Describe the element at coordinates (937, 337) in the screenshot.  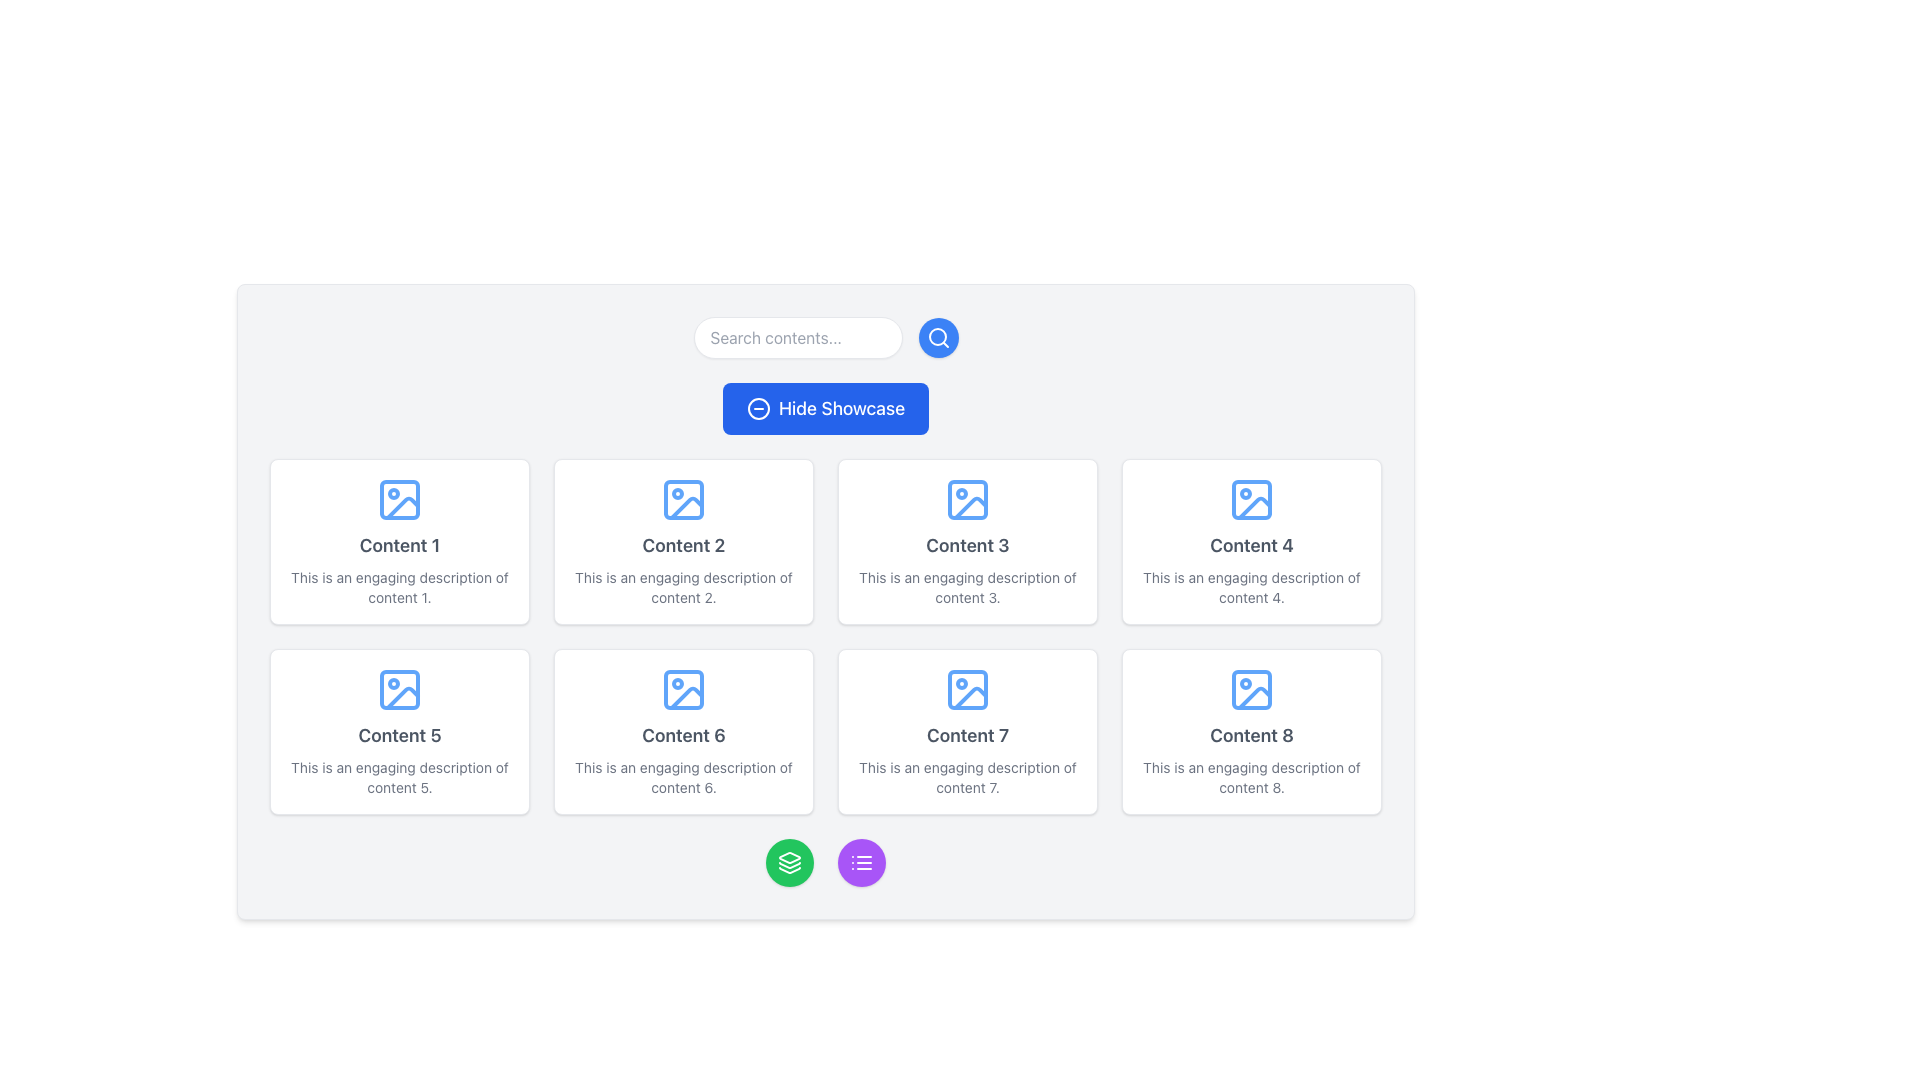
I see `the search button located to the right of the search input field` at that location.